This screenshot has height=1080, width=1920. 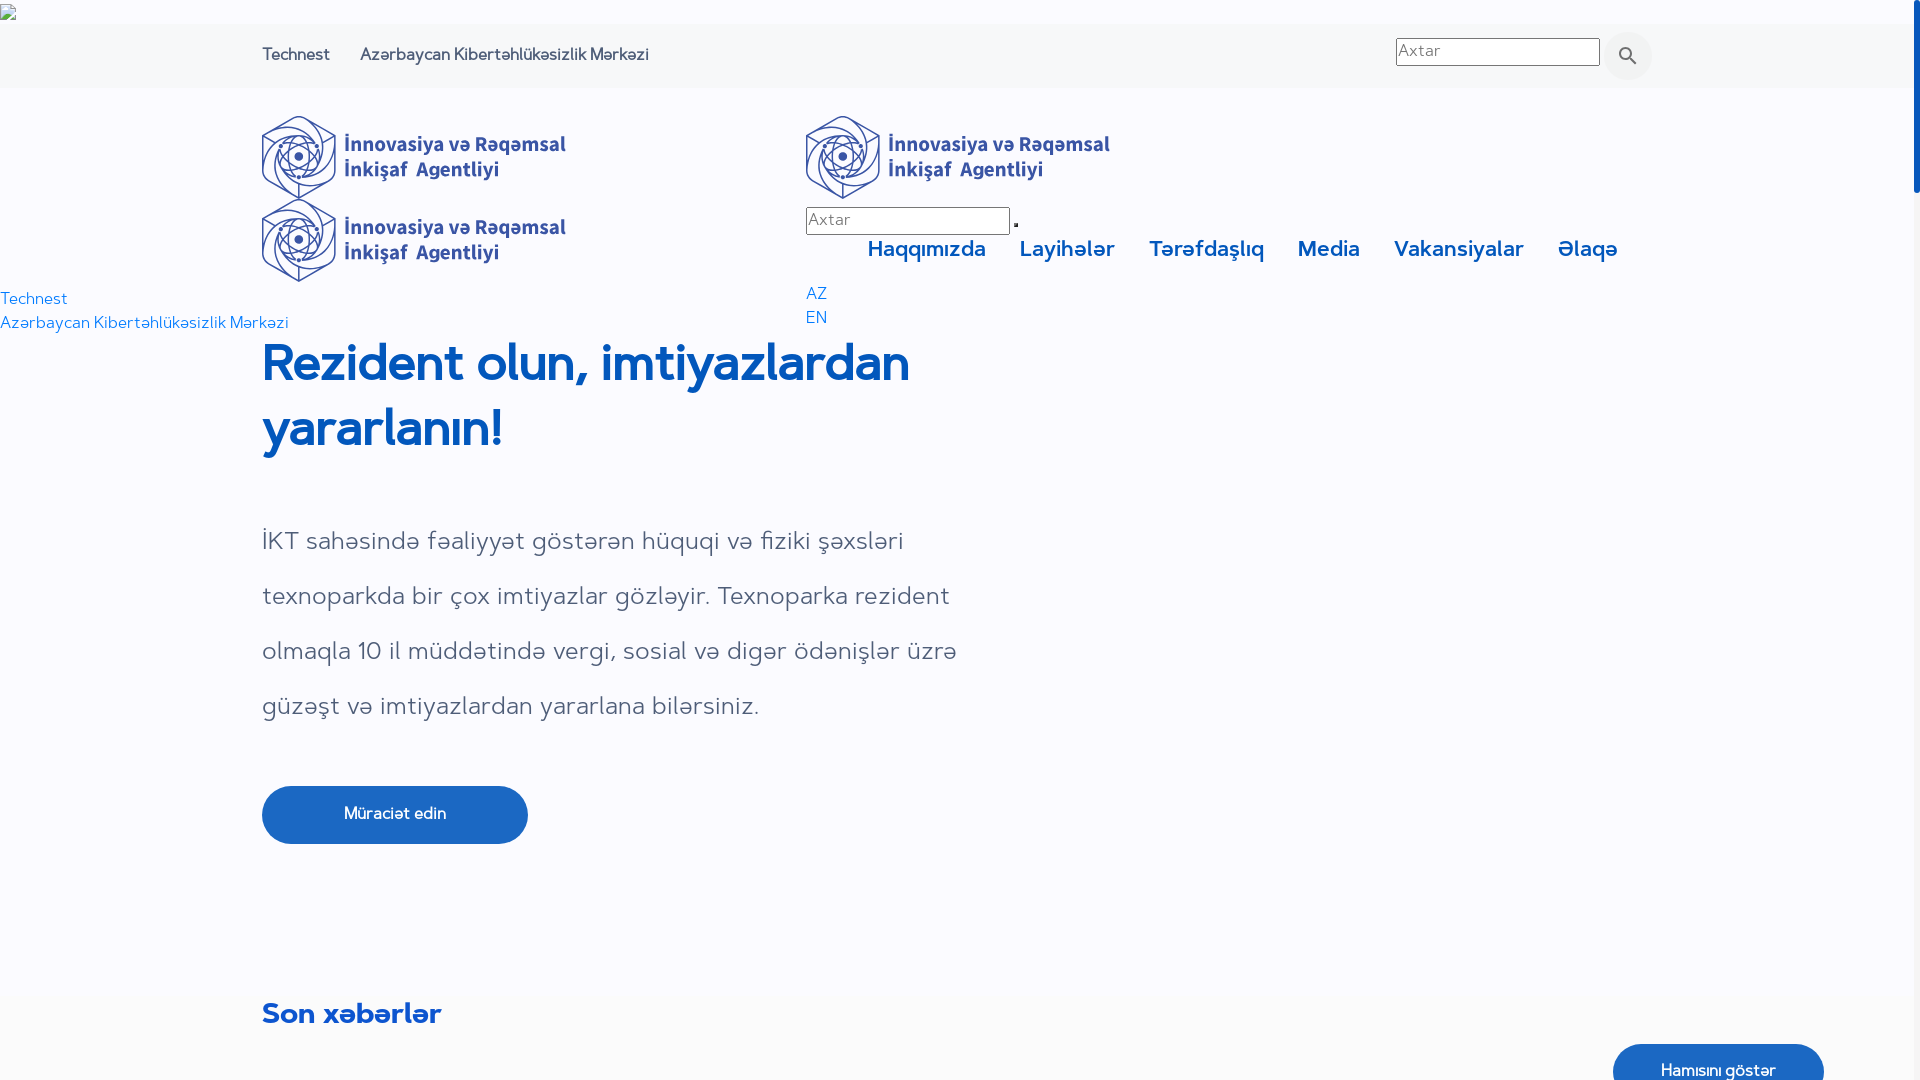 What do you see at coordinates (816, 318) in the screenshot?
I see `'EN'` at bounding box center [816, 318].